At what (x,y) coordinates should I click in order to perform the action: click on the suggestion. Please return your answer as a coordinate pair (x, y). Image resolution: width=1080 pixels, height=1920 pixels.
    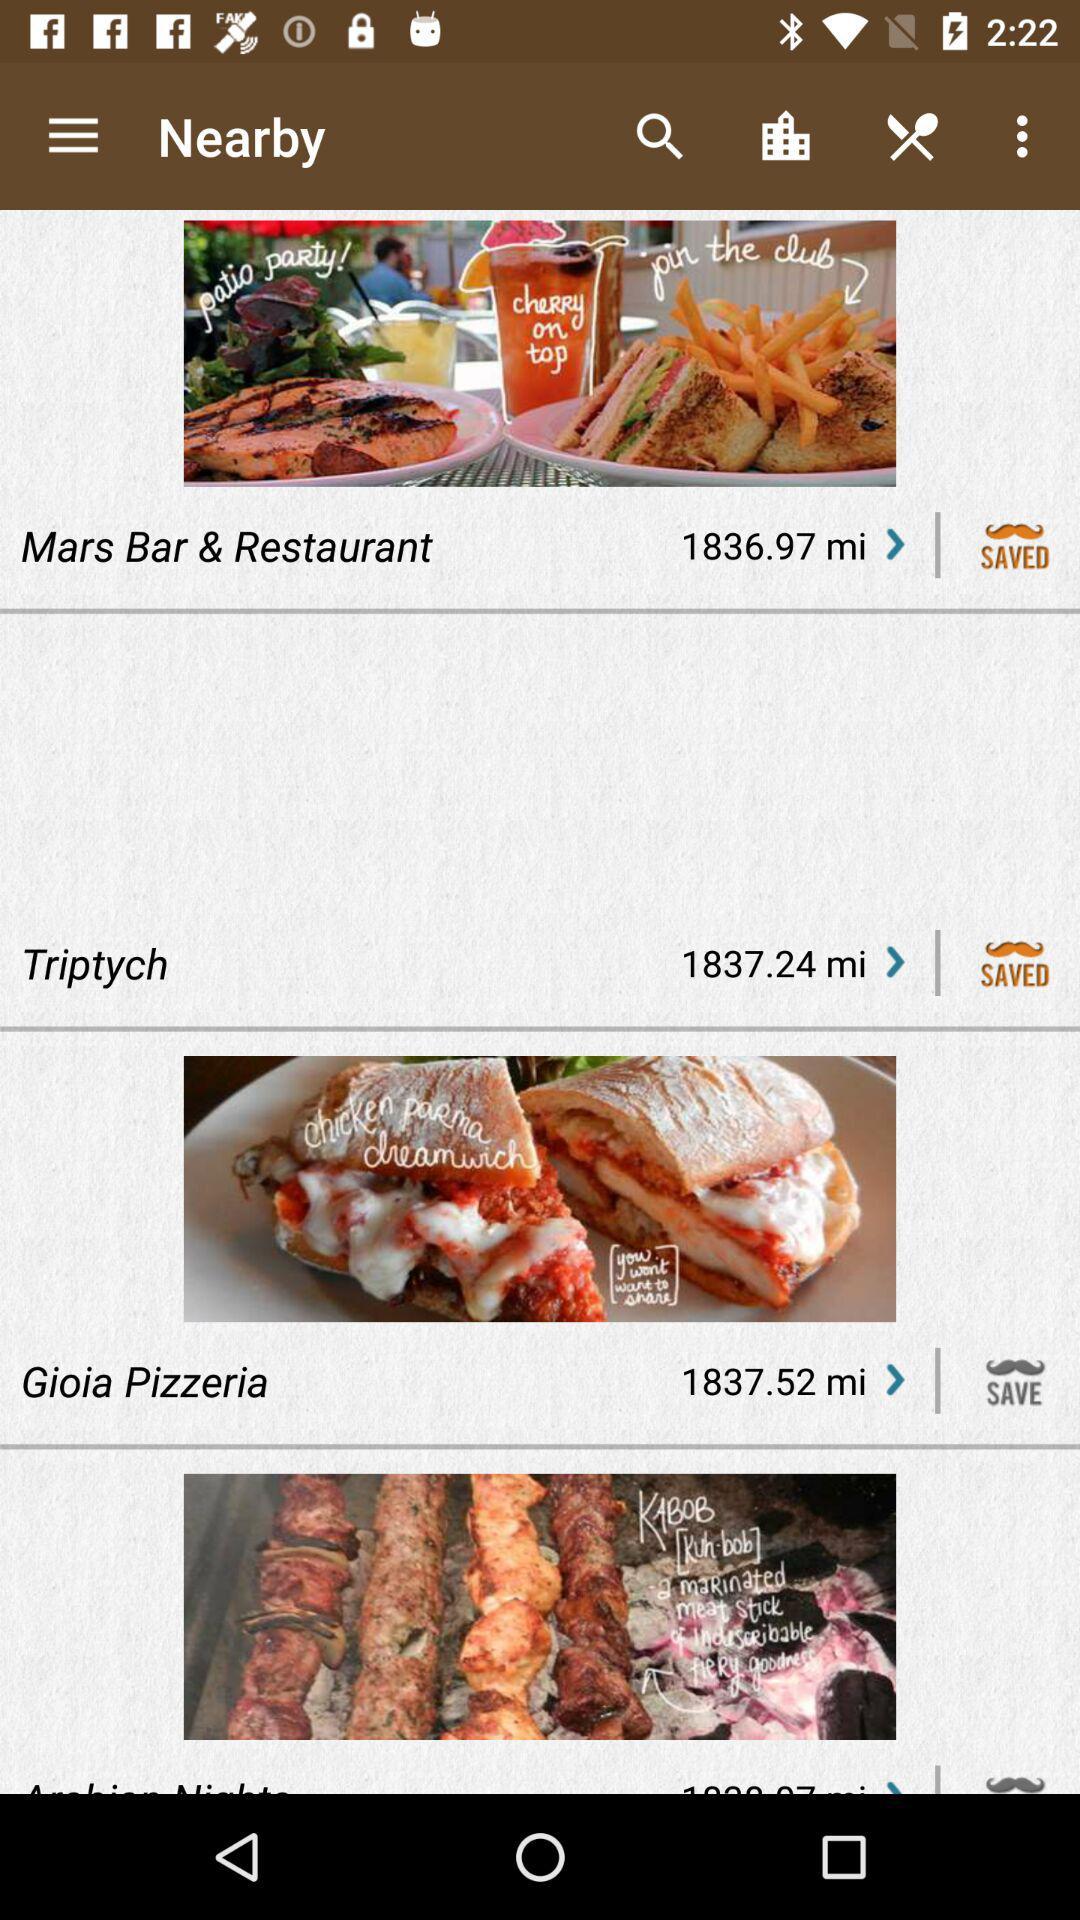
    Looking at the image, I should click on (1015, 963).